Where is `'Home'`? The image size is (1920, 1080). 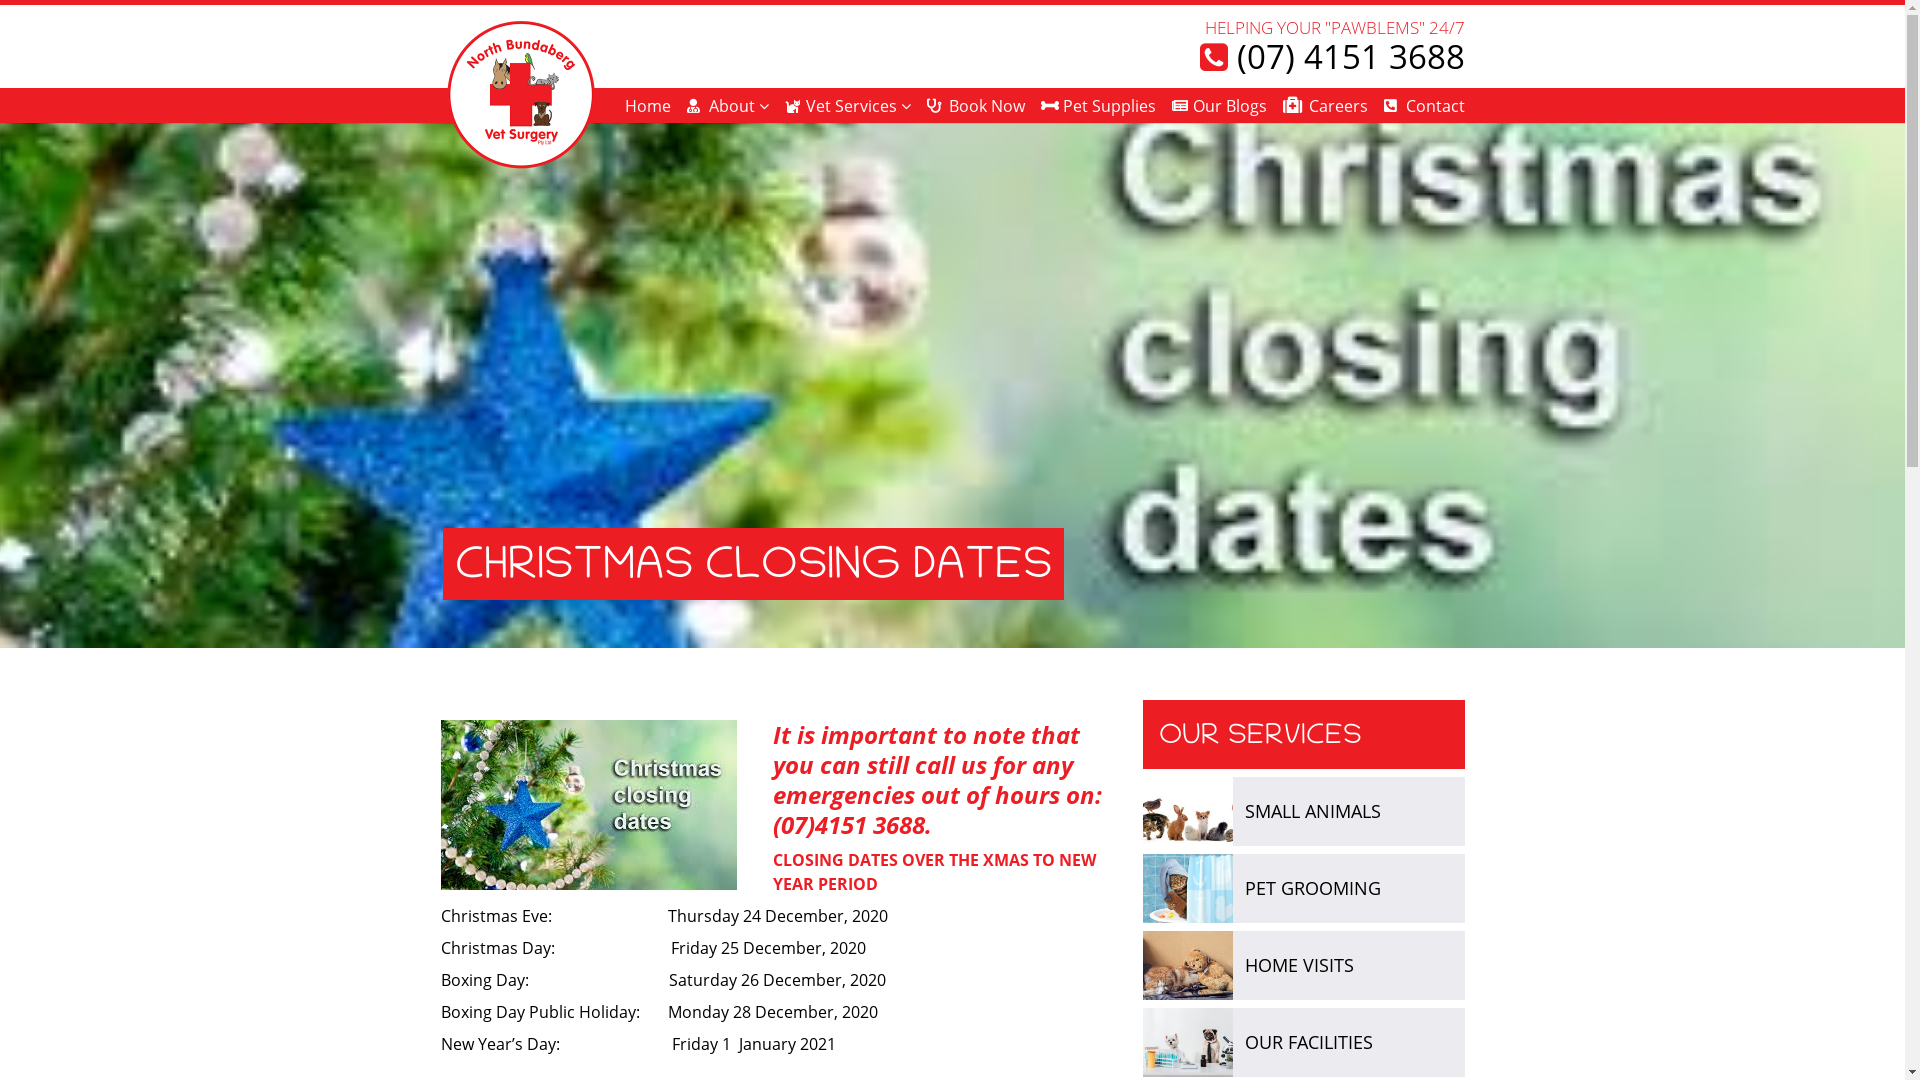 'Home' is located at coordinates (623, 105).